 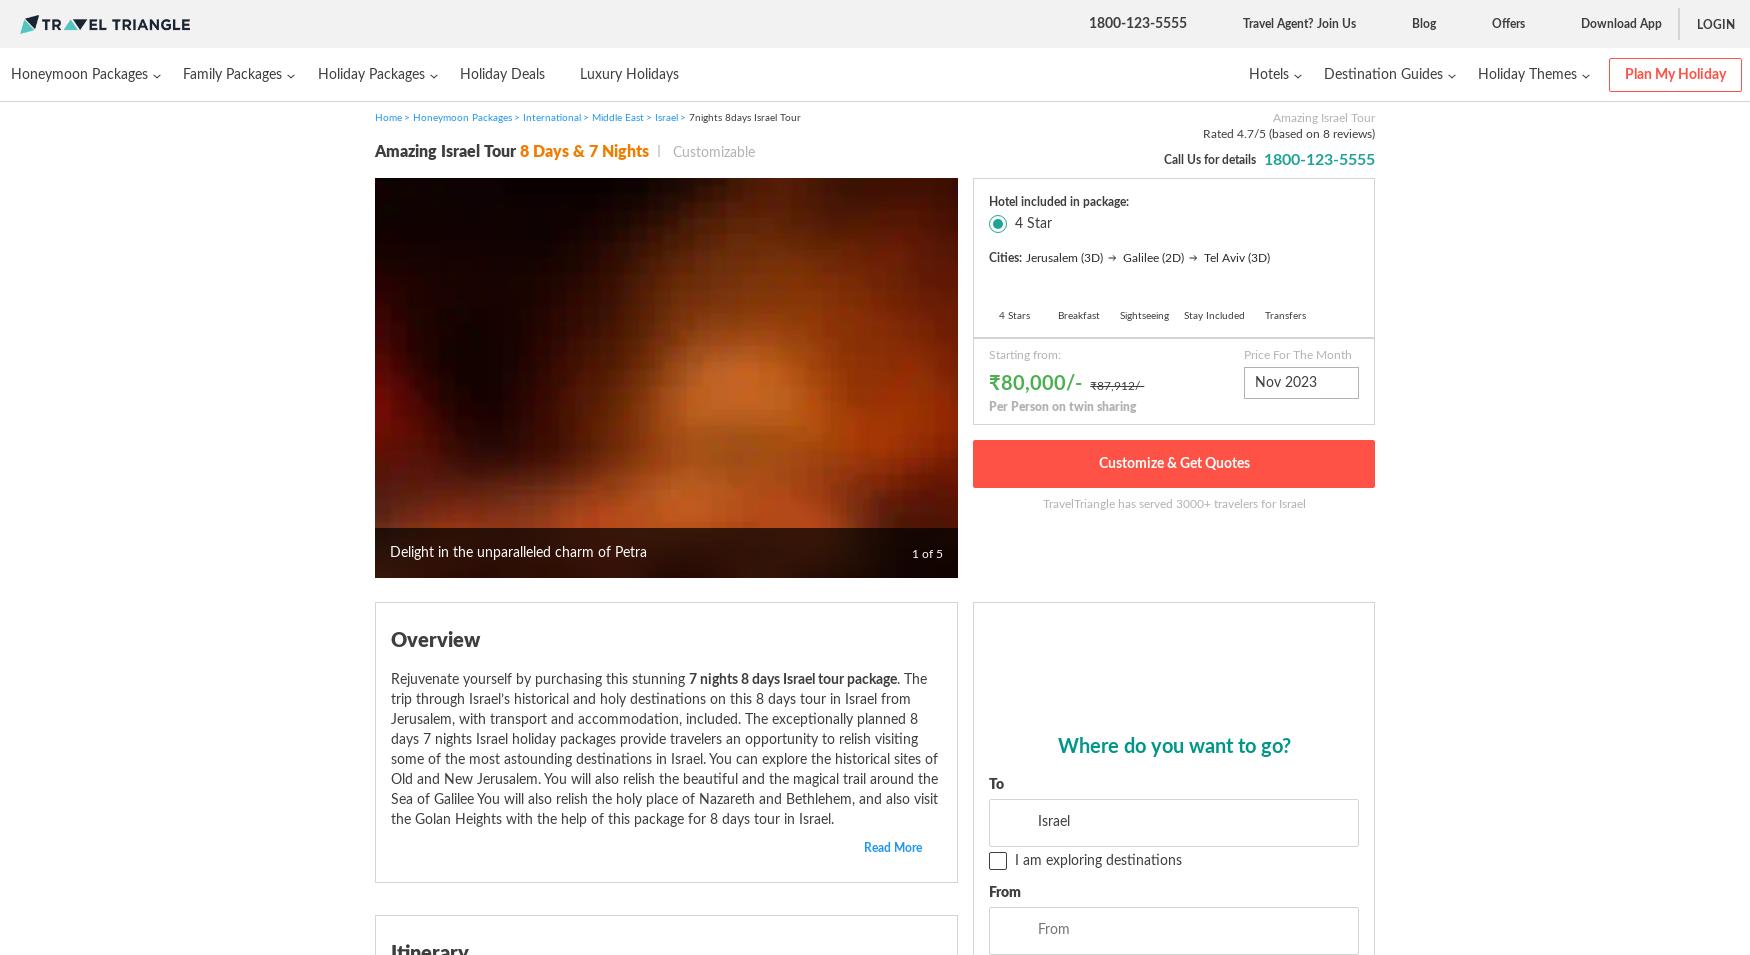 I want to click on 'Login', so click(x=1716, y=24).